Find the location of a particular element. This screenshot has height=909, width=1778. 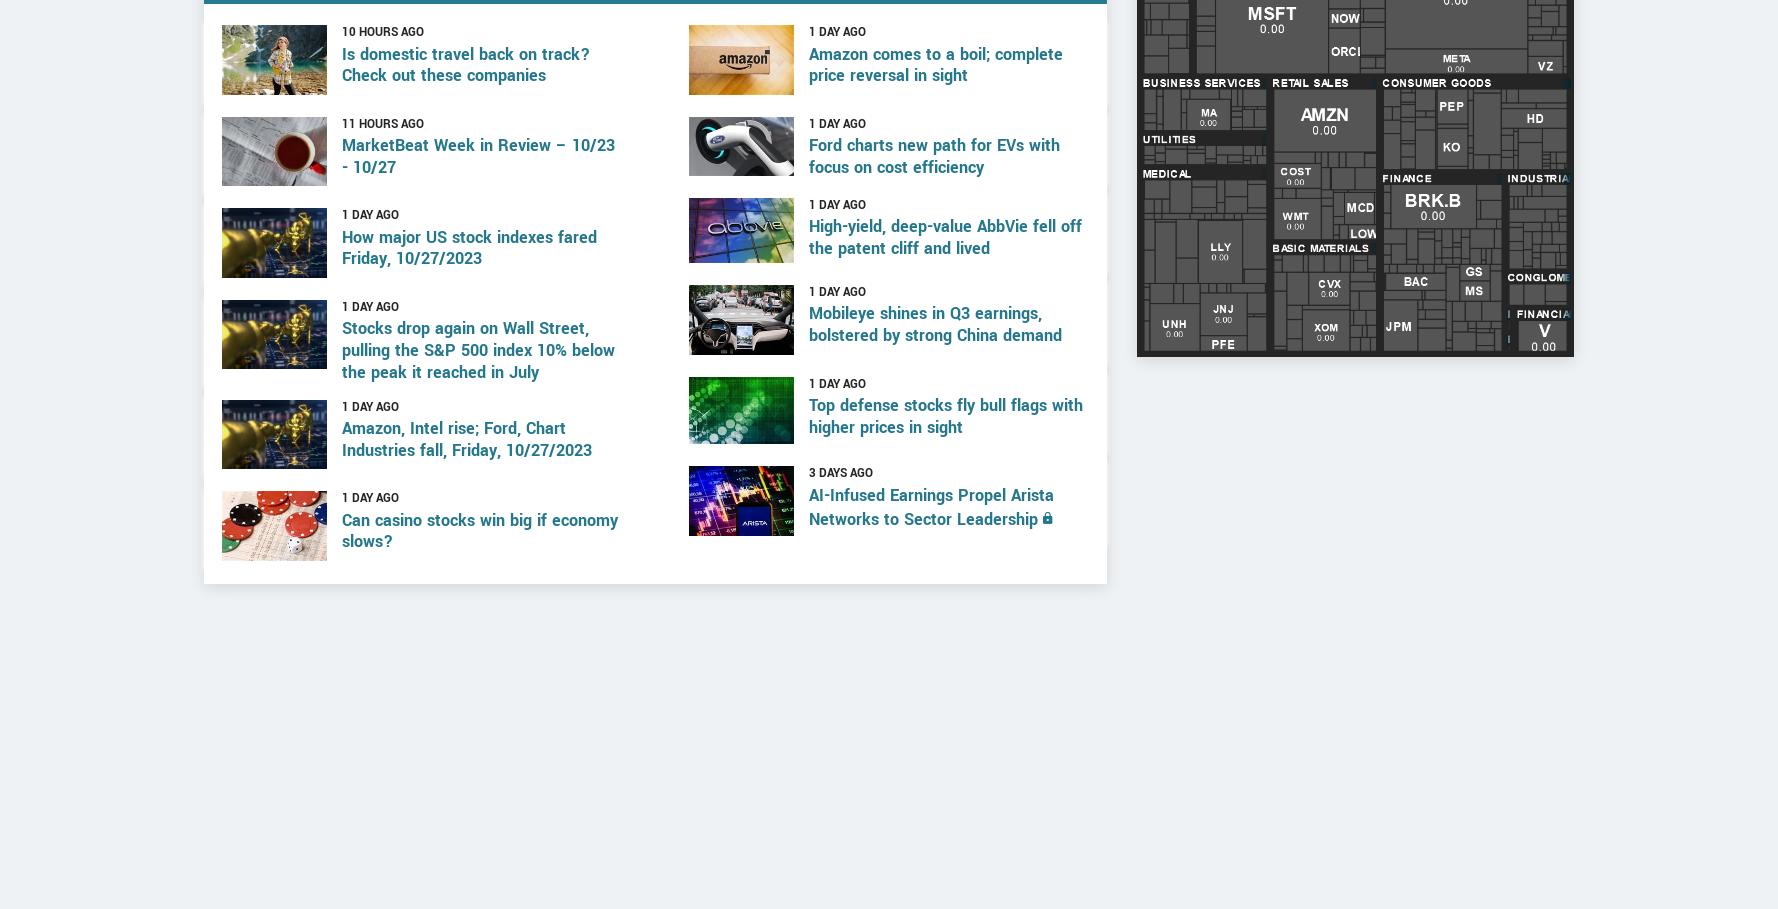

'Is domestic travel back on track? Check out these companies' is located at coordinates (465, 139).